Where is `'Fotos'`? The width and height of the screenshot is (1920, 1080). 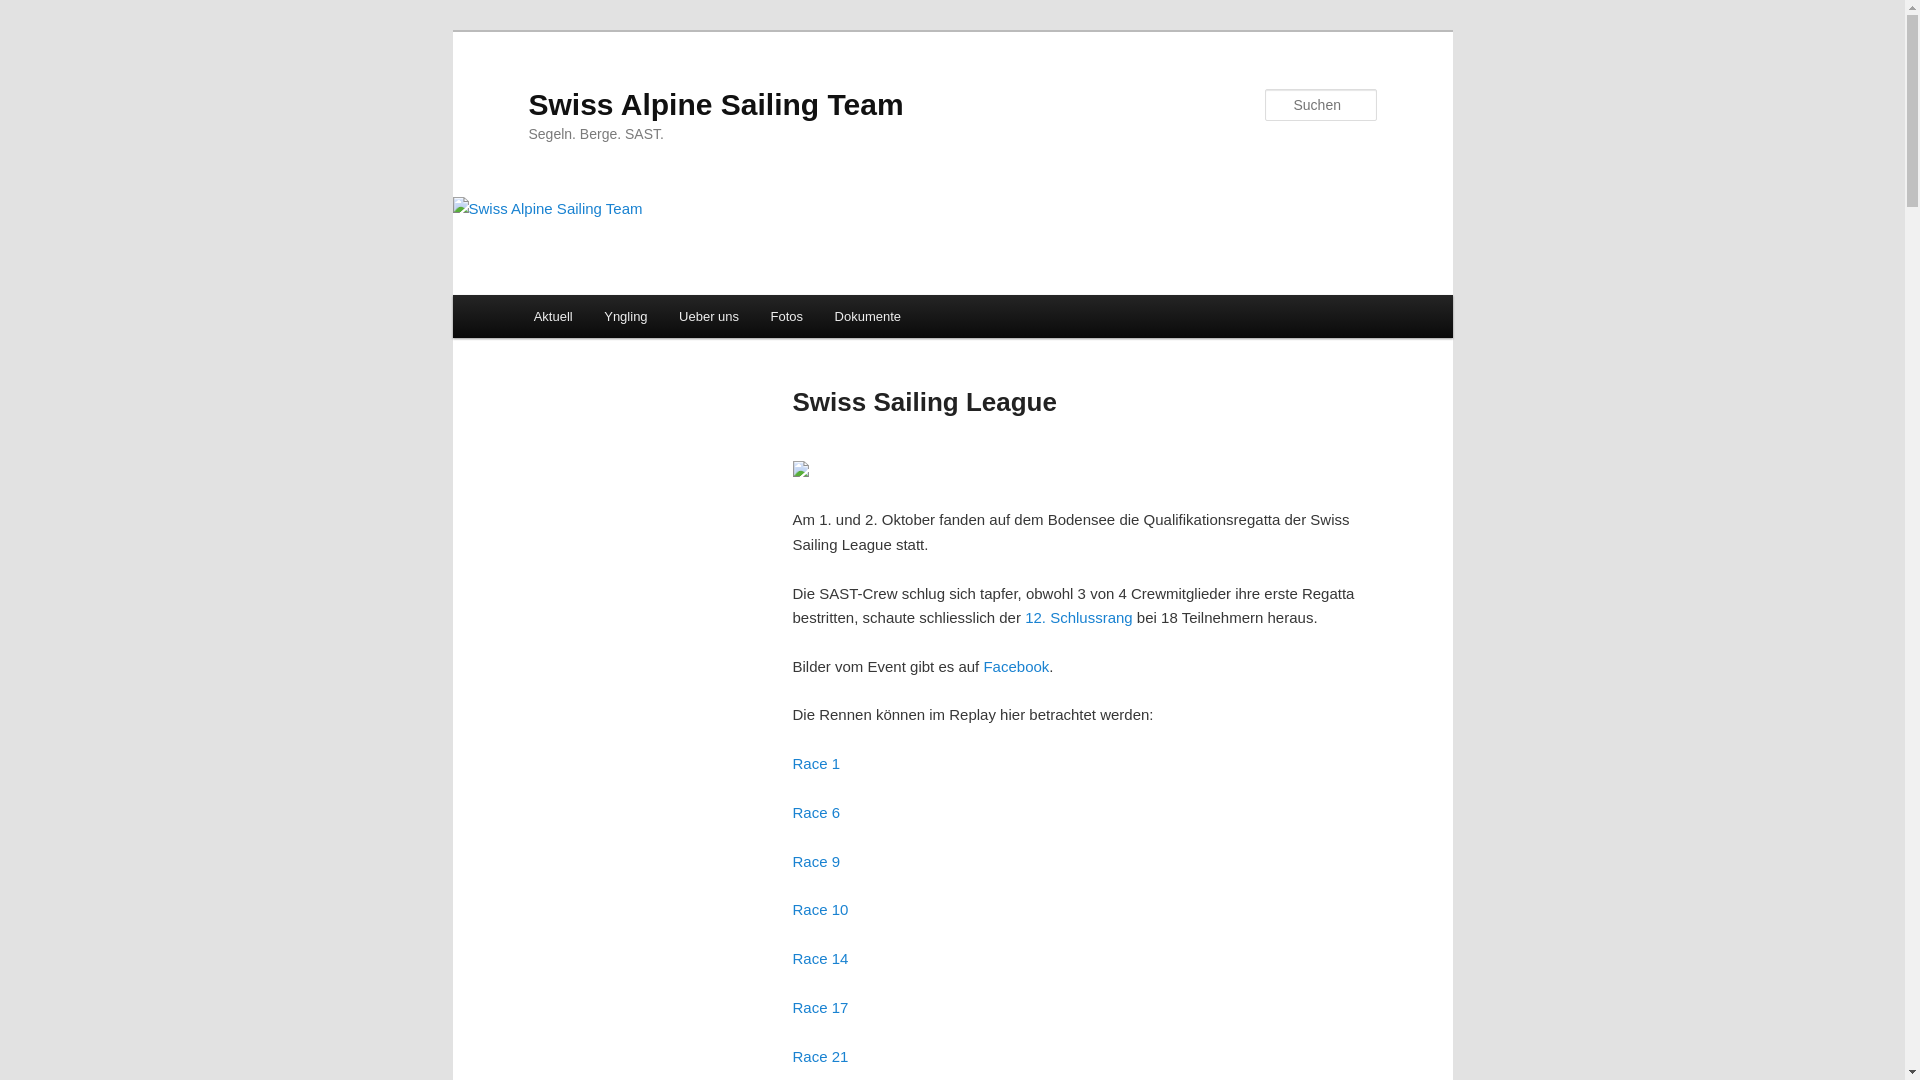
'Fotos' is located at coordinates (786, 315).